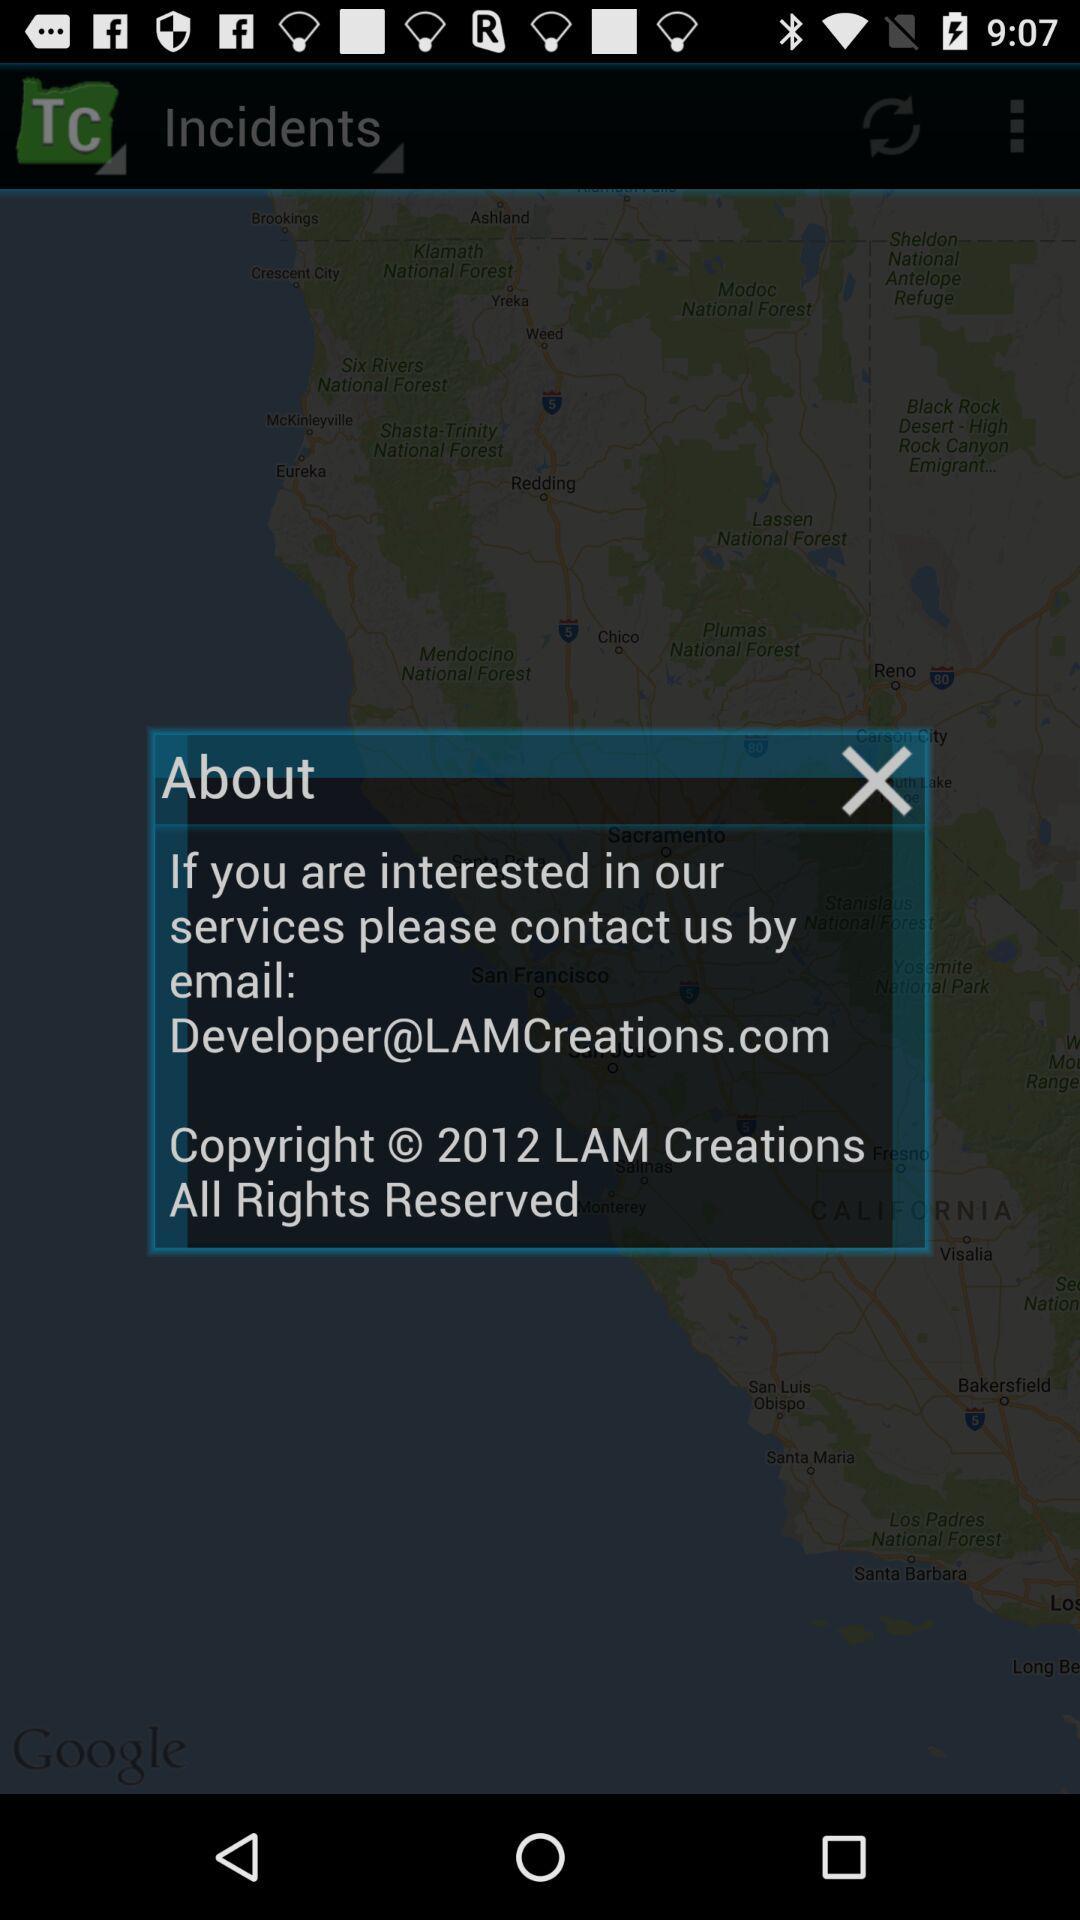 Image resolution: width=1080 pixels, height=1920 pixels. I want to click on icon next to incidents icon, so click(72, 124).